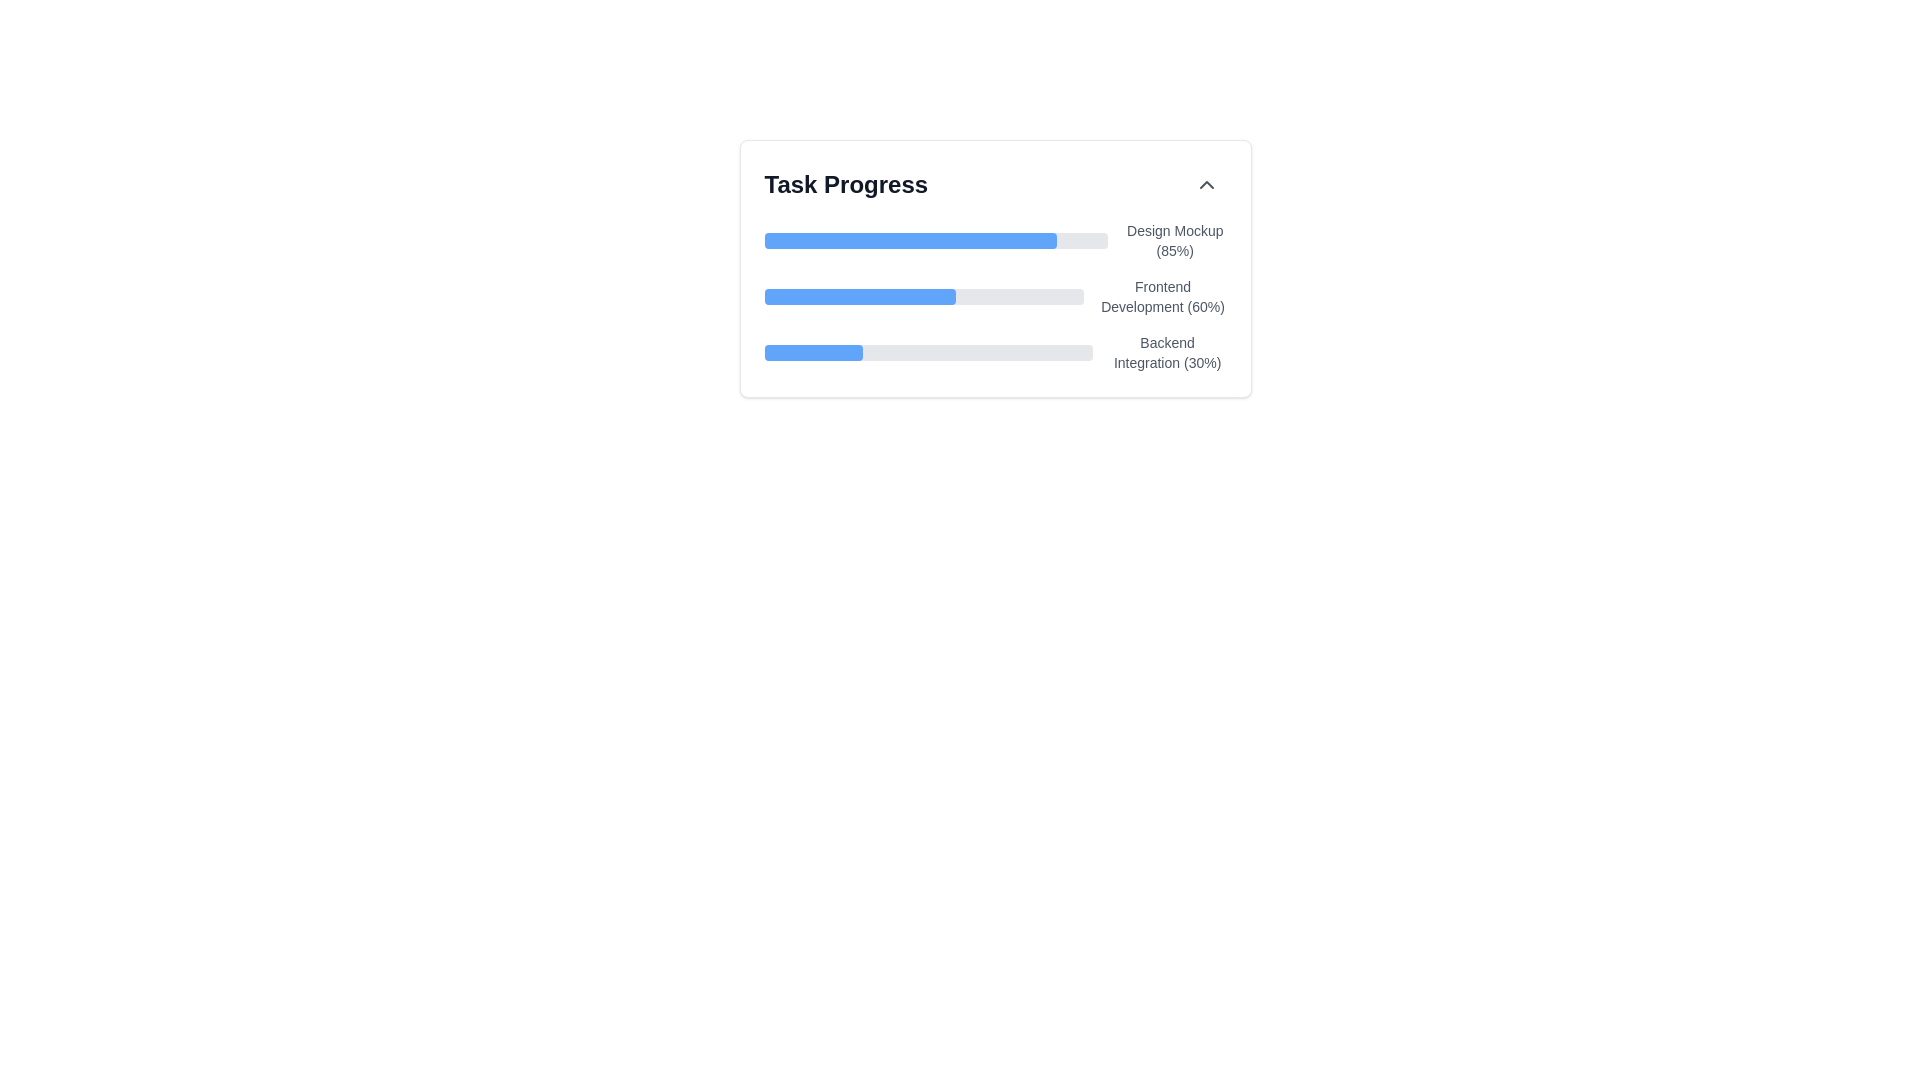  Describe the element at coordinates (995, 352) in the screenshot. I see `the third progress bar in the 'Task Progress' section, which indicates 30% completion of the 'Backend Integration' task` at that location.